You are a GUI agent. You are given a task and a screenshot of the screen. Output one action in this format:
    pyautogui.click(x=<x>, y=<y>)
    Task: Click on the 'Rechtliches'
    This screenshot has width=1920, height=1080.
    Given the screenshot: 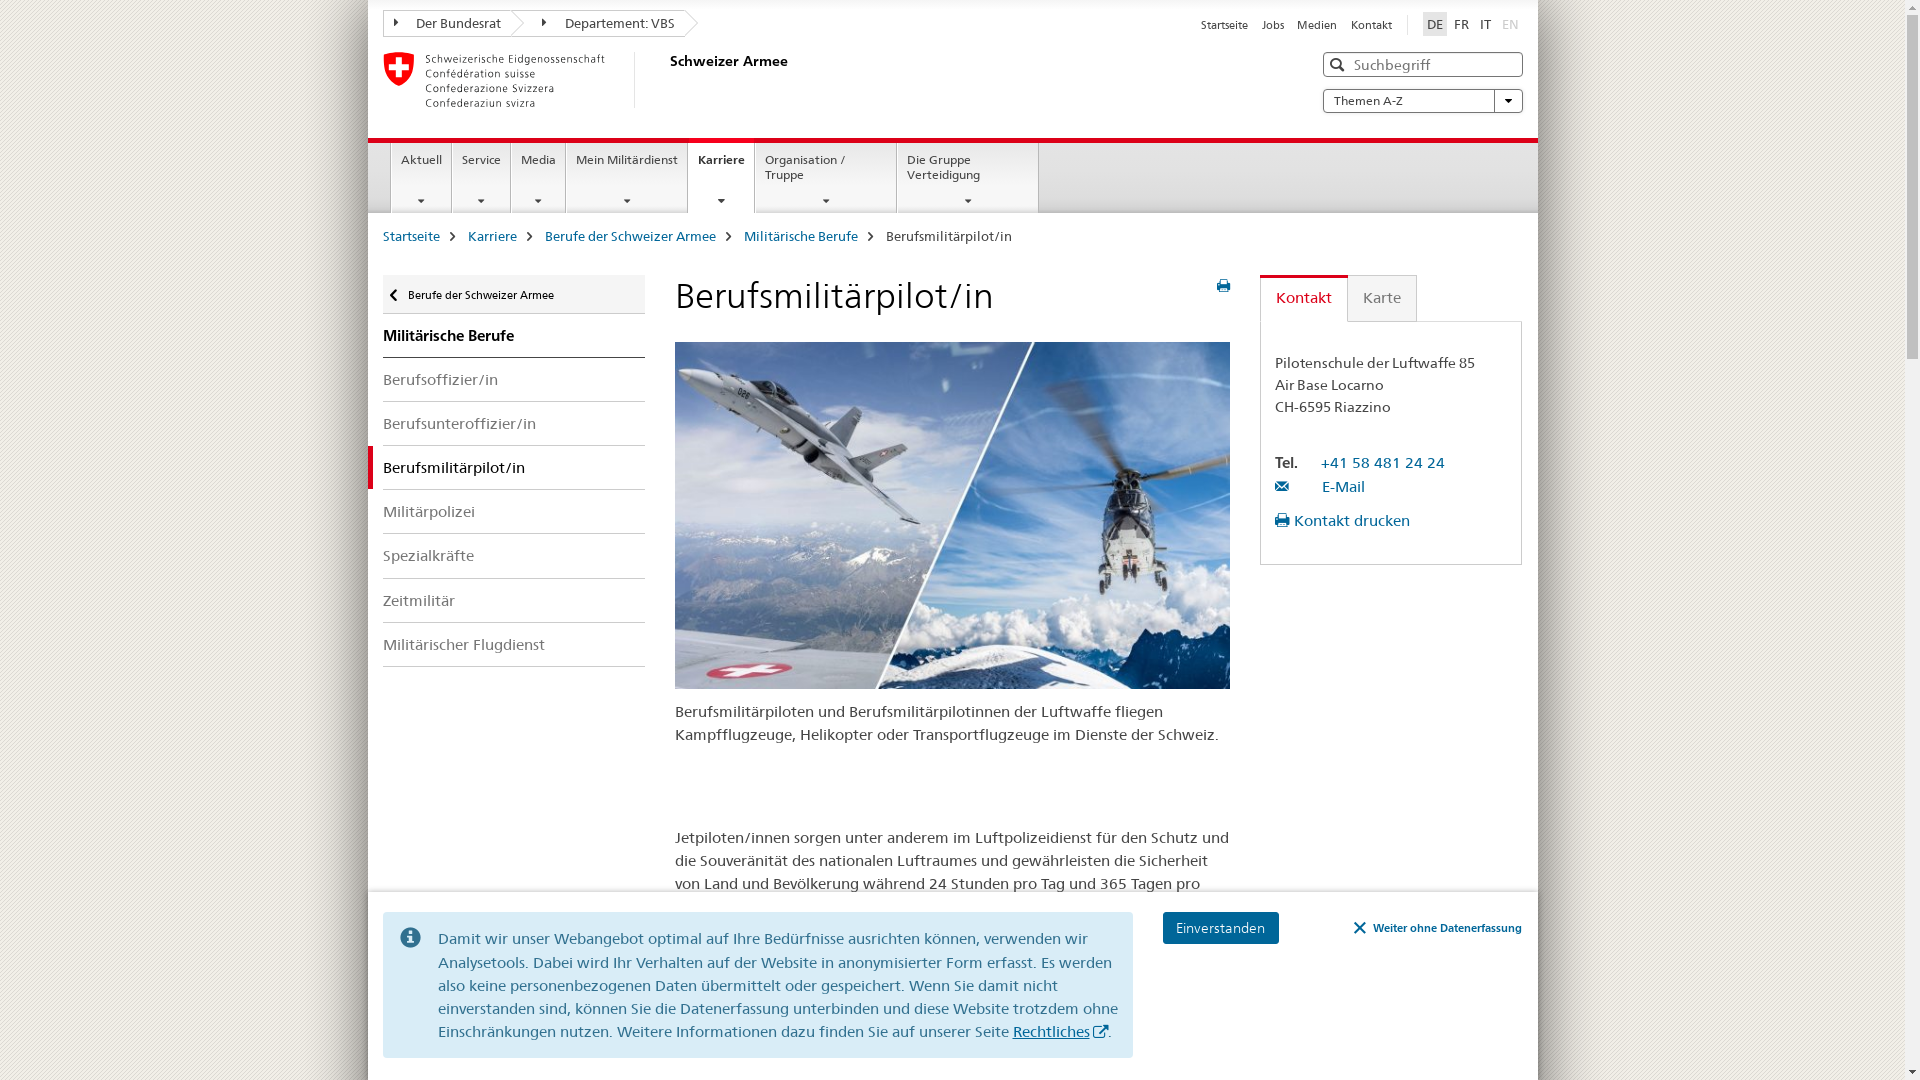 What is the action you would take?
    pyautogui.click(x=1058, y=1031)
    